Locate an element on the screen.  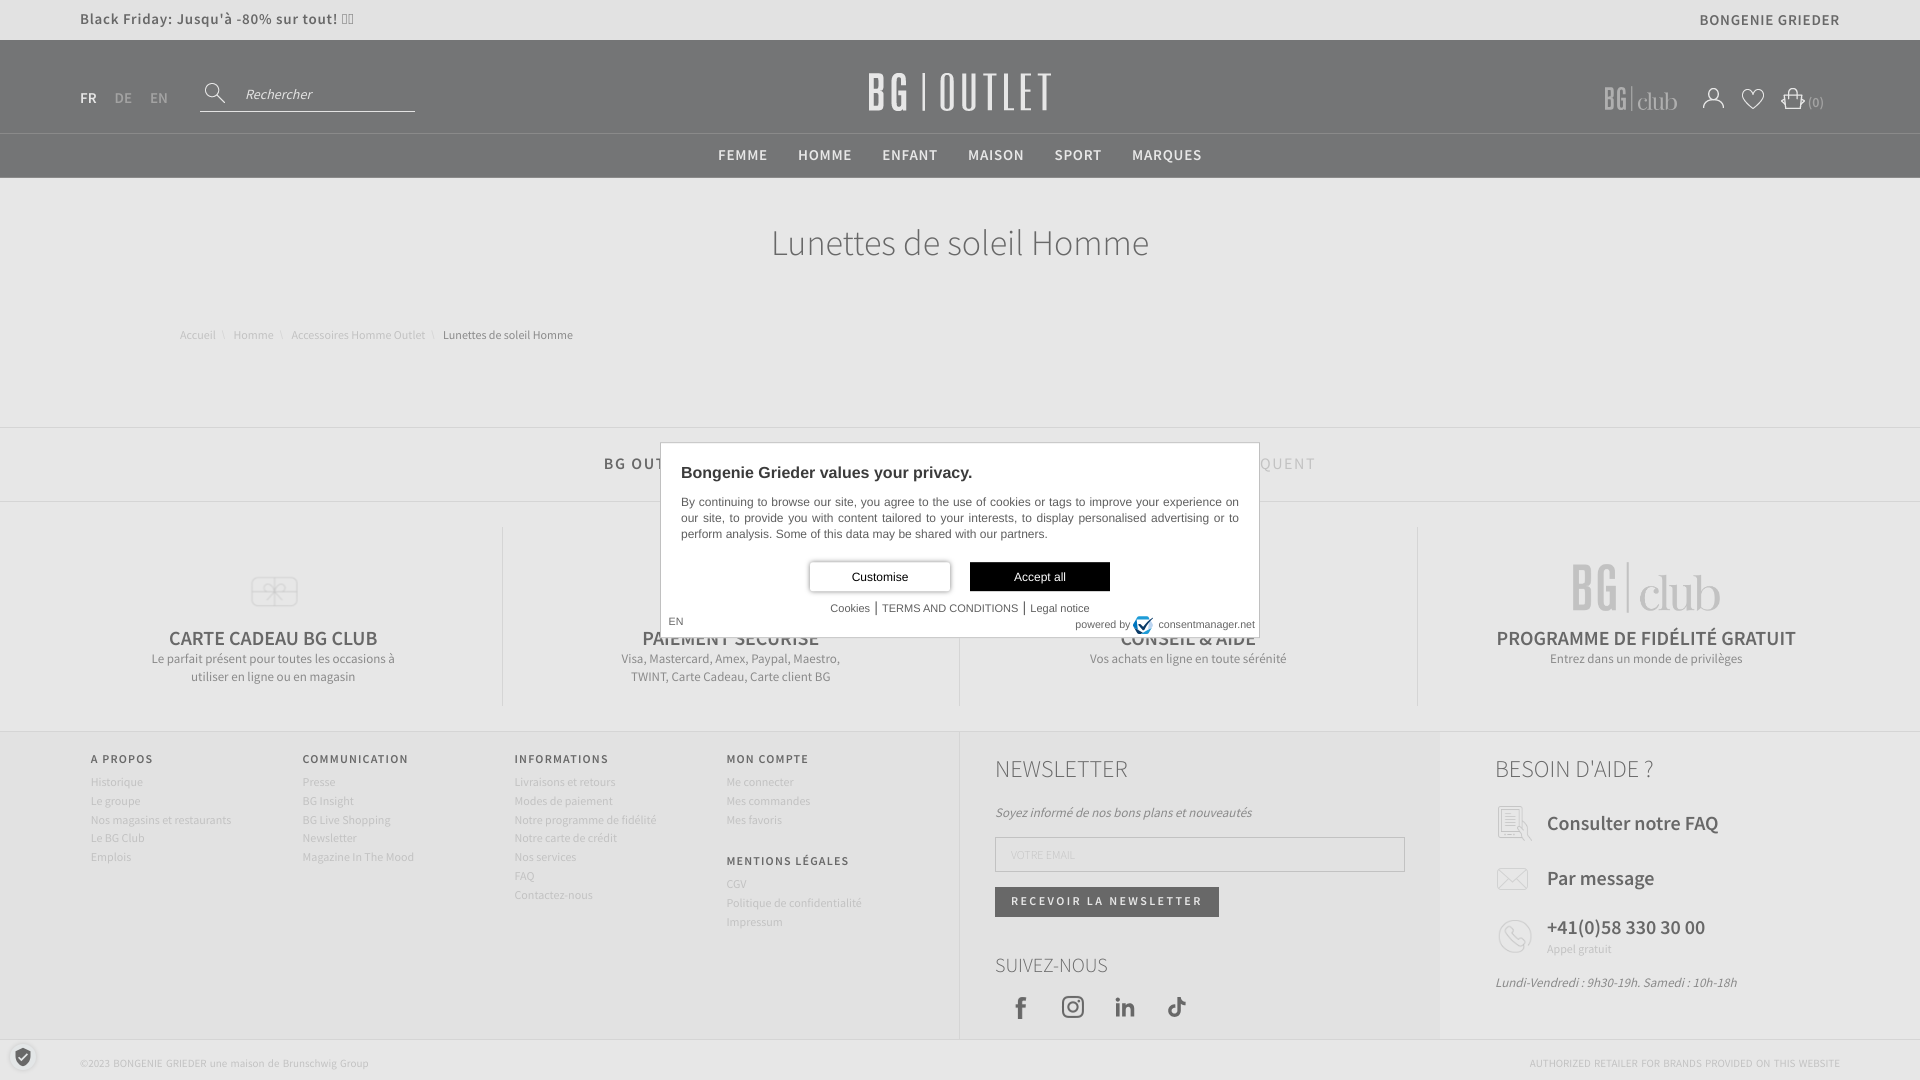
'SPORT' is located at coordinates (1077, 154).